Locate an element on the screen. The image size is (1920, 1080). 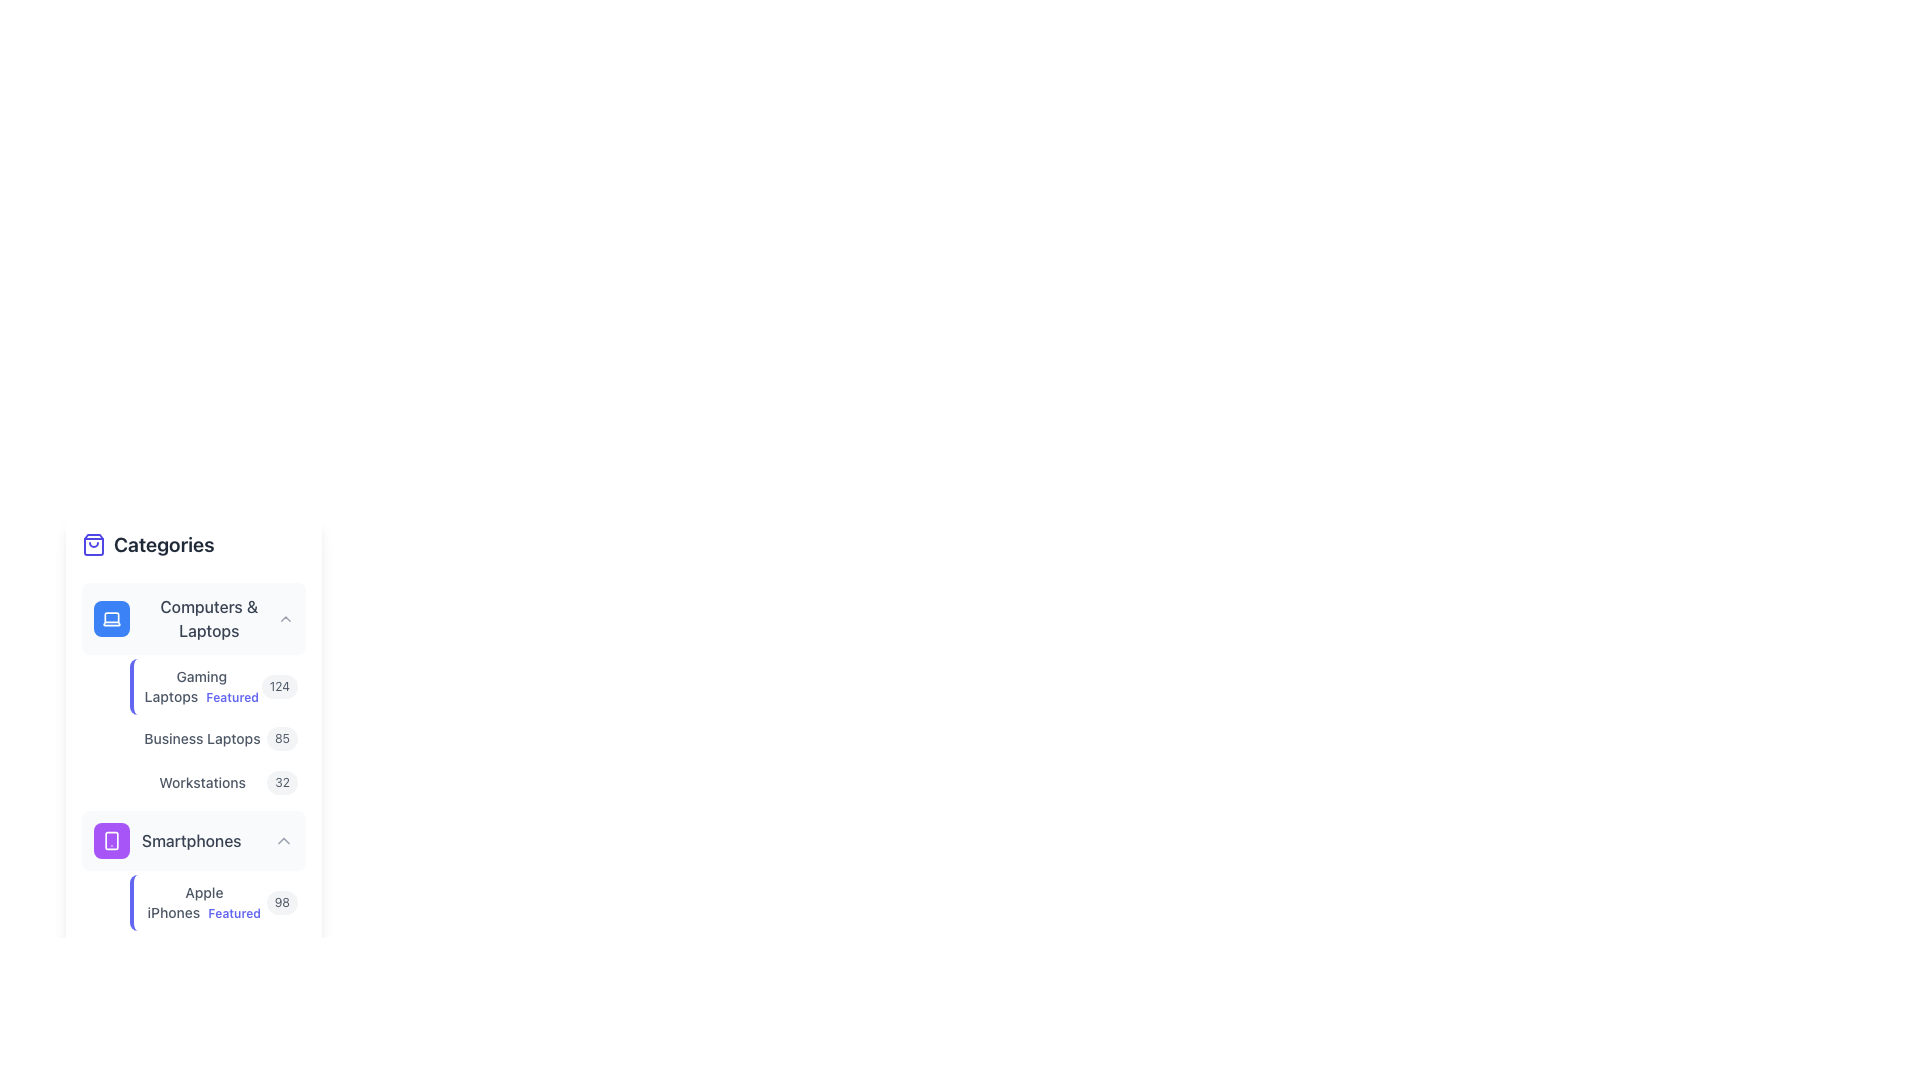
the purple Icon button with a smartphone icon, located to the left of the 'Smartphones' text in the 'Categories' section is located at coordinates (110, 840).